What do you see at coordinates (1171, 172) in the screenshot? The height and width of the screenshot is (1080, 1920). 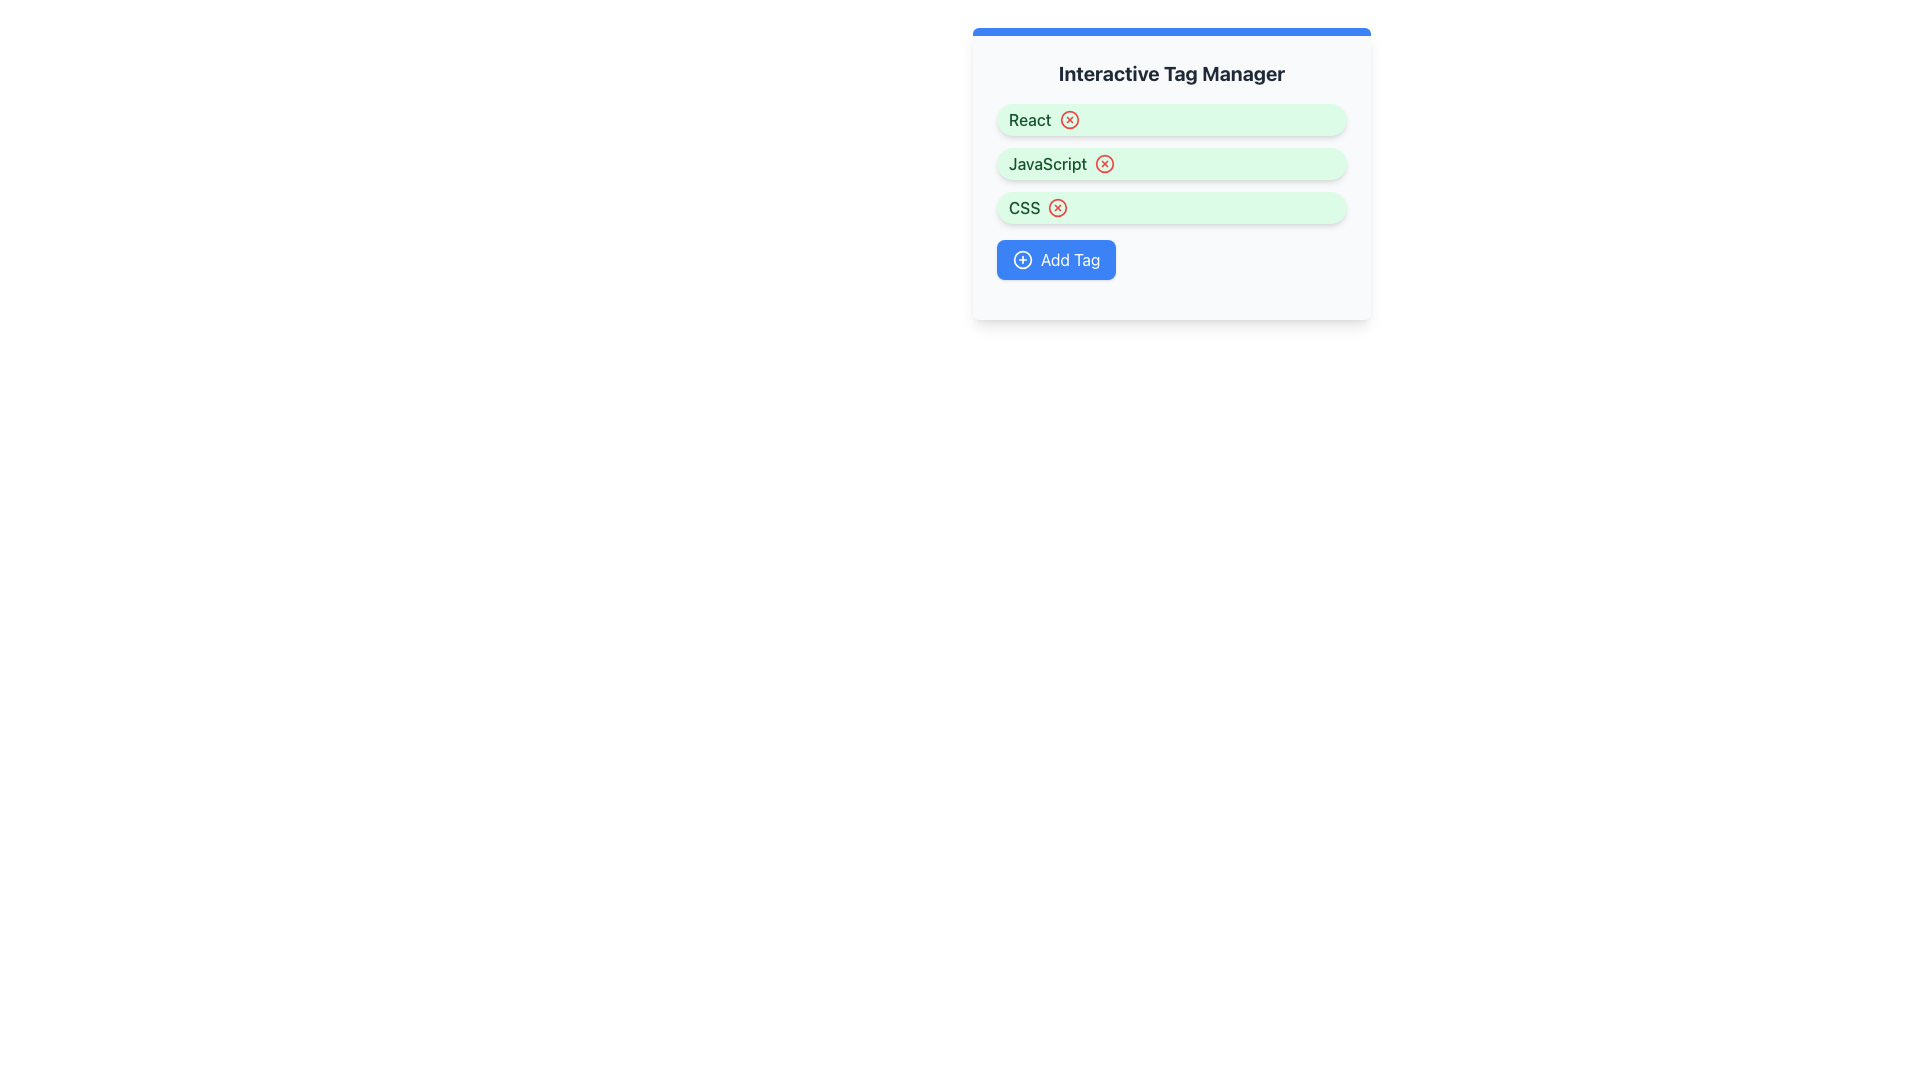 I see `the second tag element in the Interactive Tag Manager, located between the 'React' and 'CSS' labels` at bounding box center [1171, 172].